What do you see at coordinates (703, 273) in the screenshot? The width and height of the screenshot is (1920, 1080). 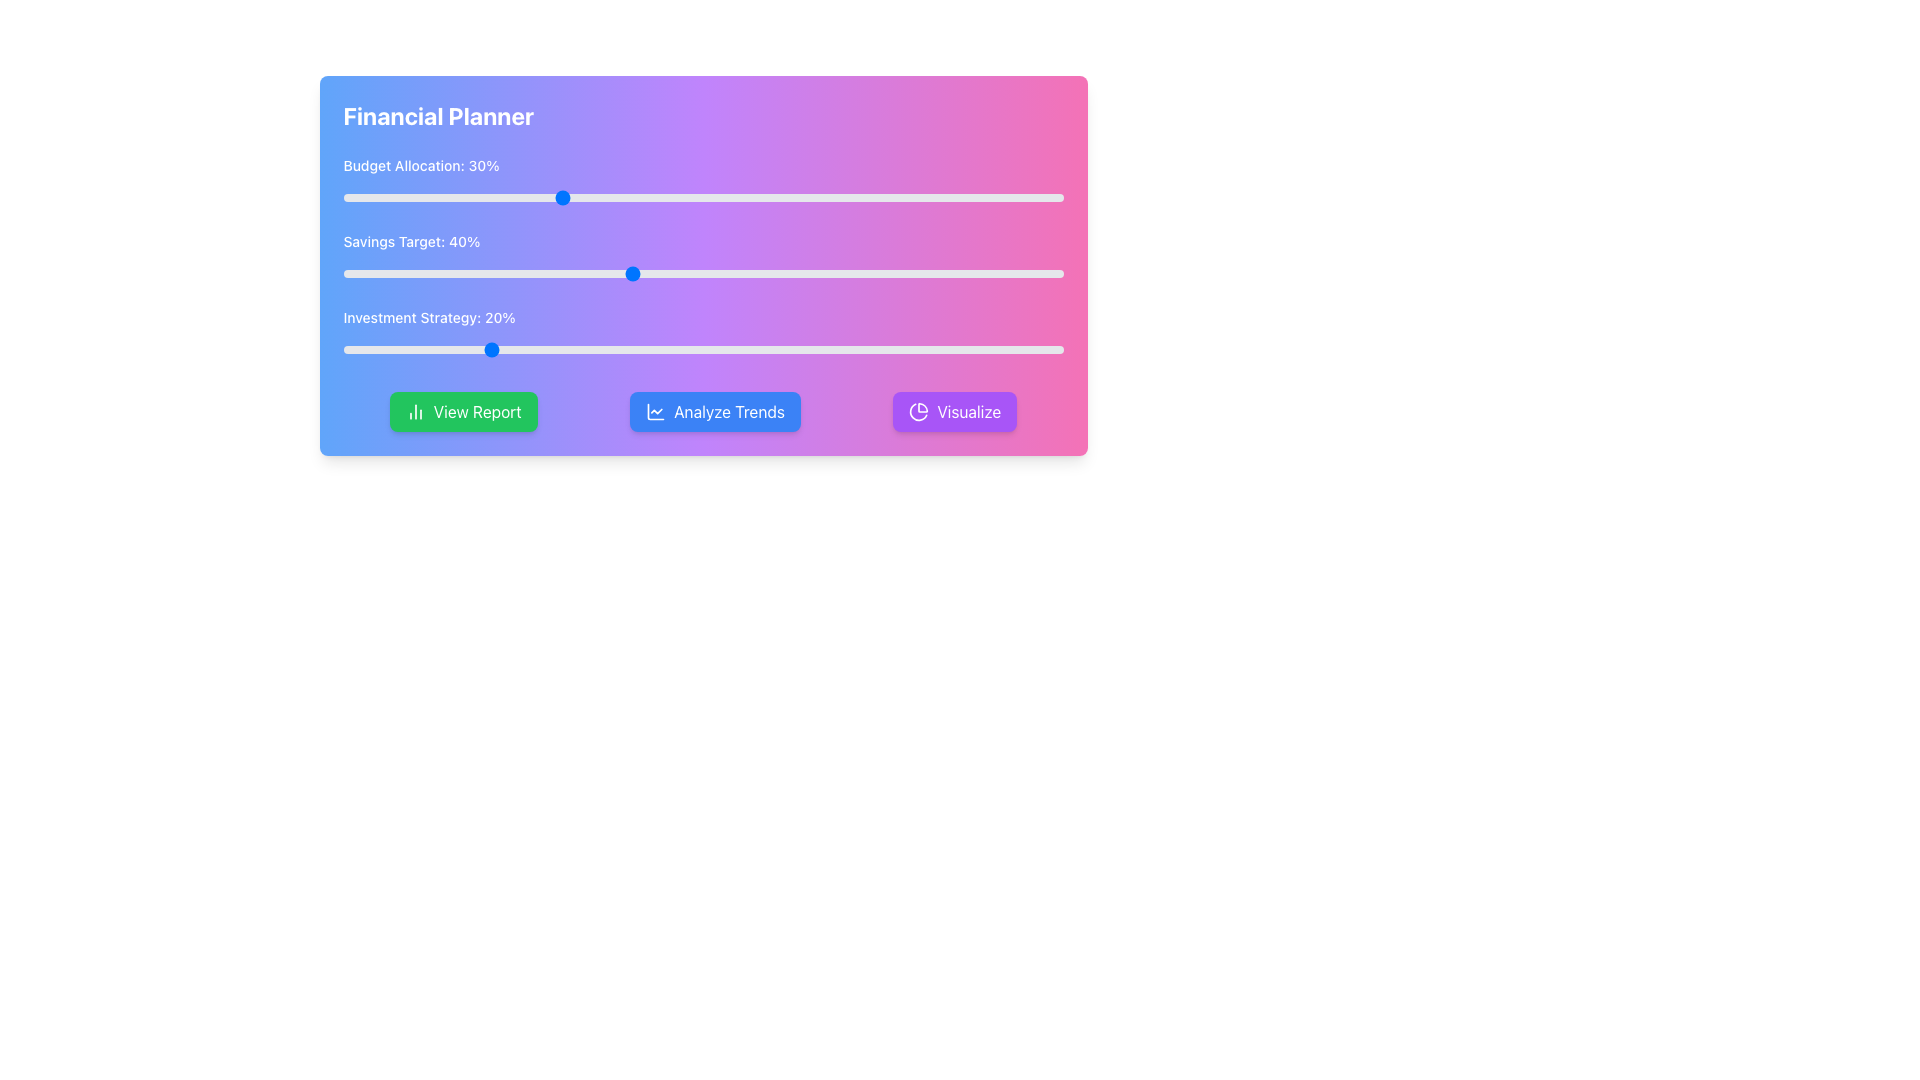 I see `the slider control for adjusting the savings target value located below the text 'Savings Target: 40%' in the 'Financial Planner' section` at bounding box center [703, 273].